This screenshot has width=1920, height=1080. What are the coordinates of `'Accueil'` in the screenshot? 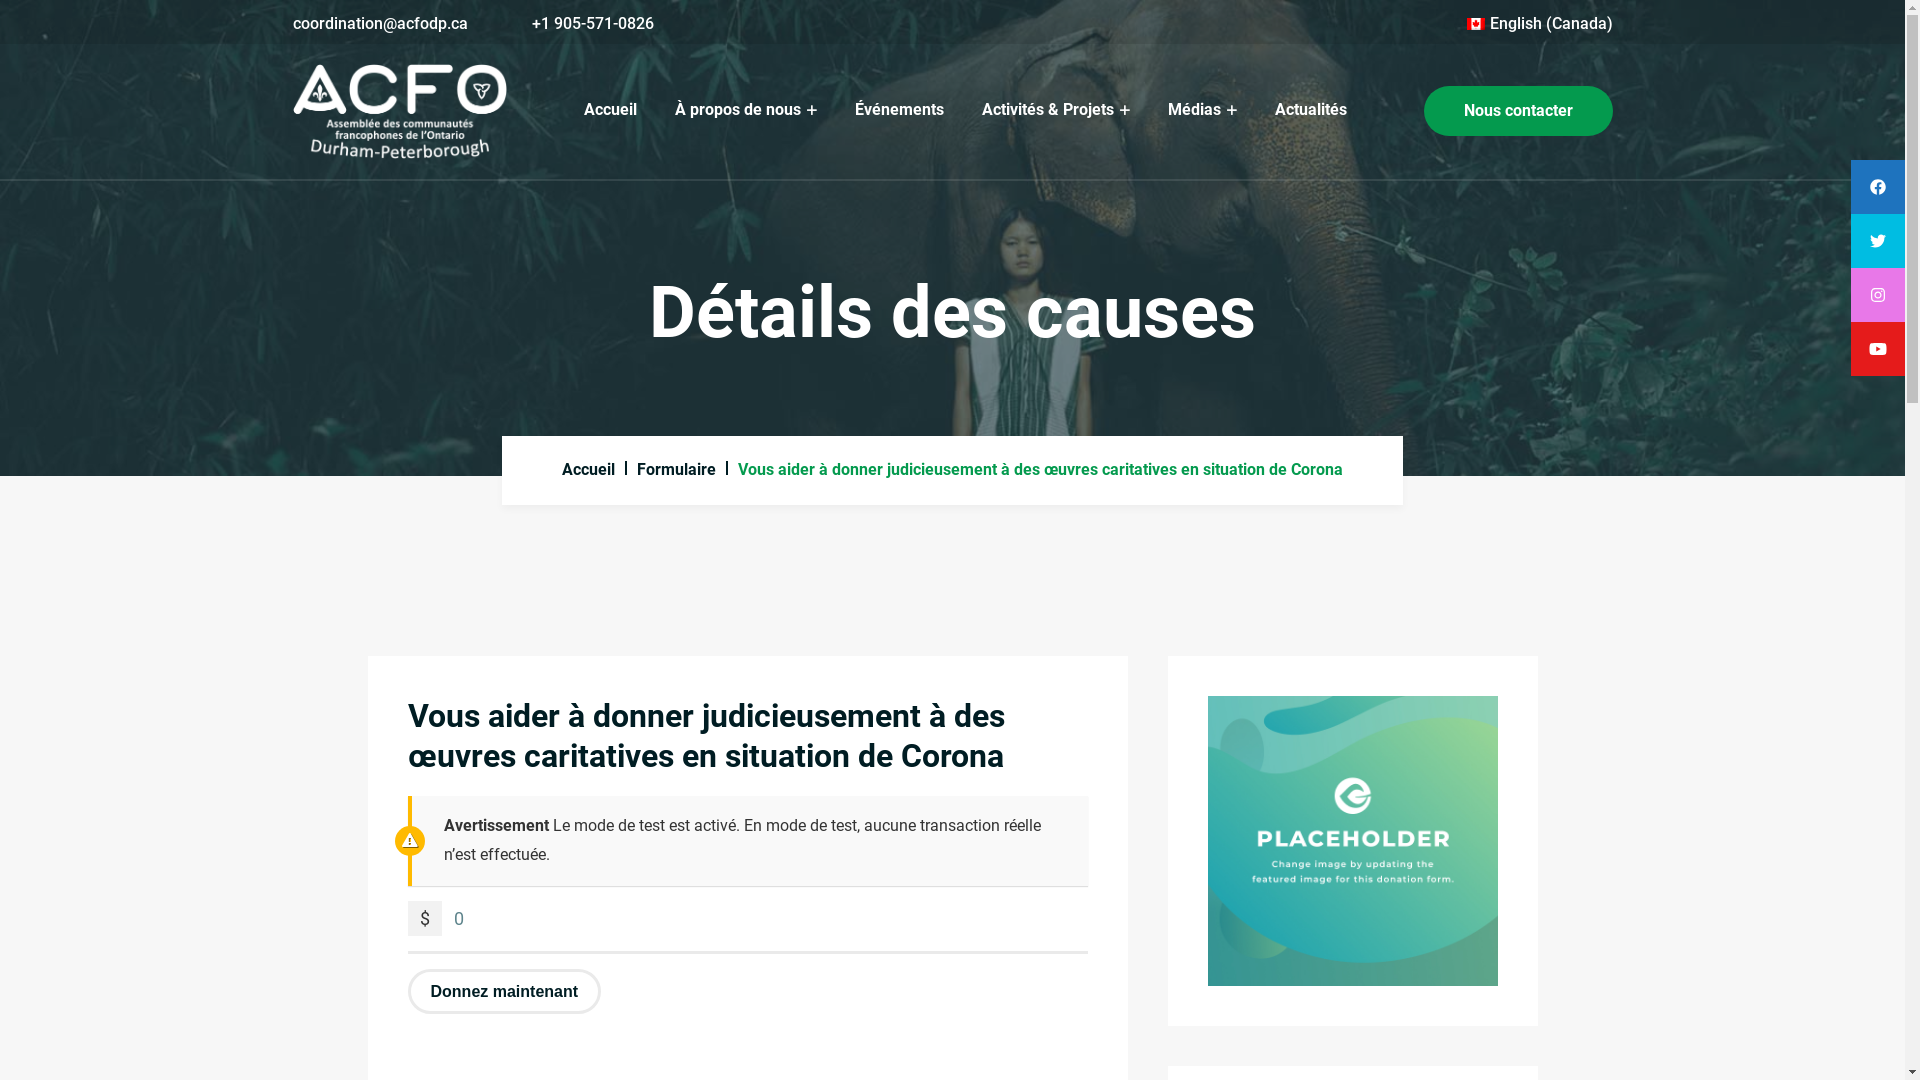 It's located at (608, 110).